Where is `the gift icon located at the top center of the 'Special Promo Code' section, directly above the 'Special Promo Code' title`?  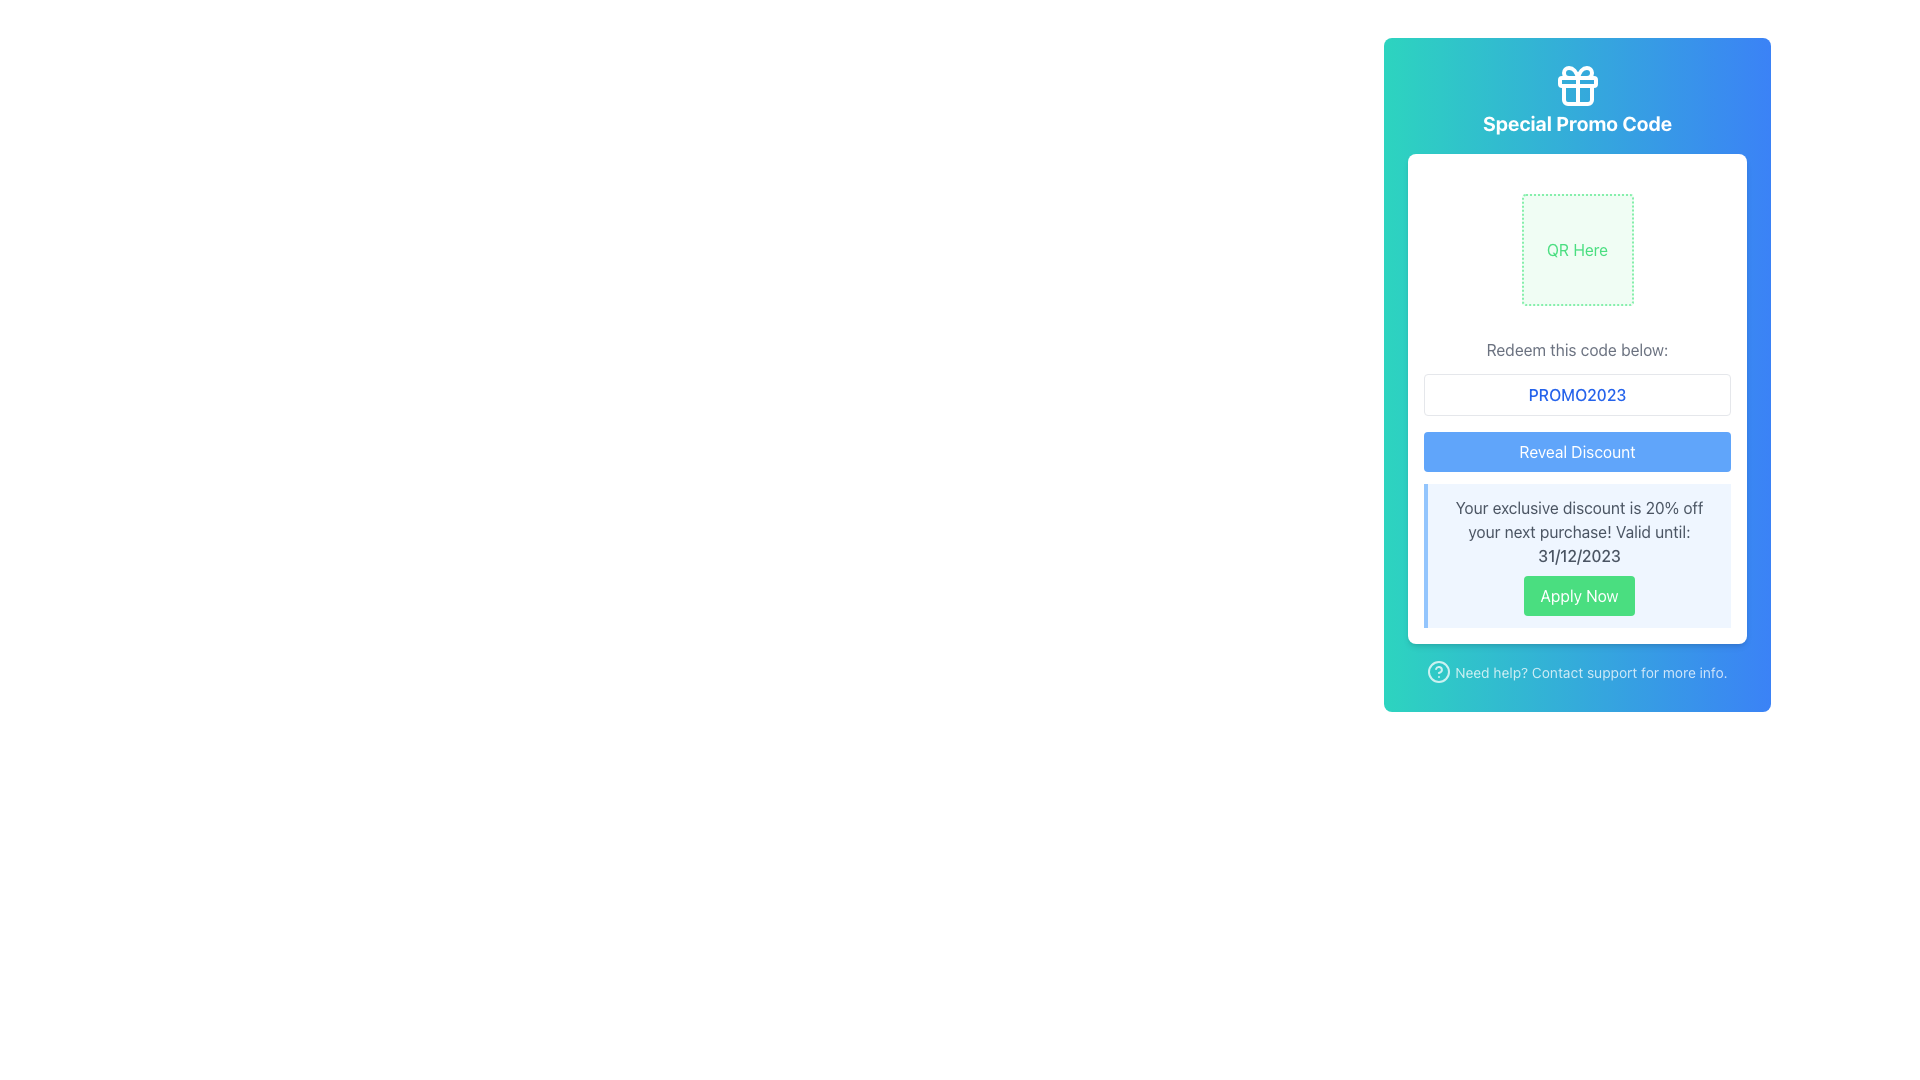 the gift icon located at the top center of the 'Special Promo Code' section, directly above the 'Special Promo Code' title is located at coordinates (1576, 84).